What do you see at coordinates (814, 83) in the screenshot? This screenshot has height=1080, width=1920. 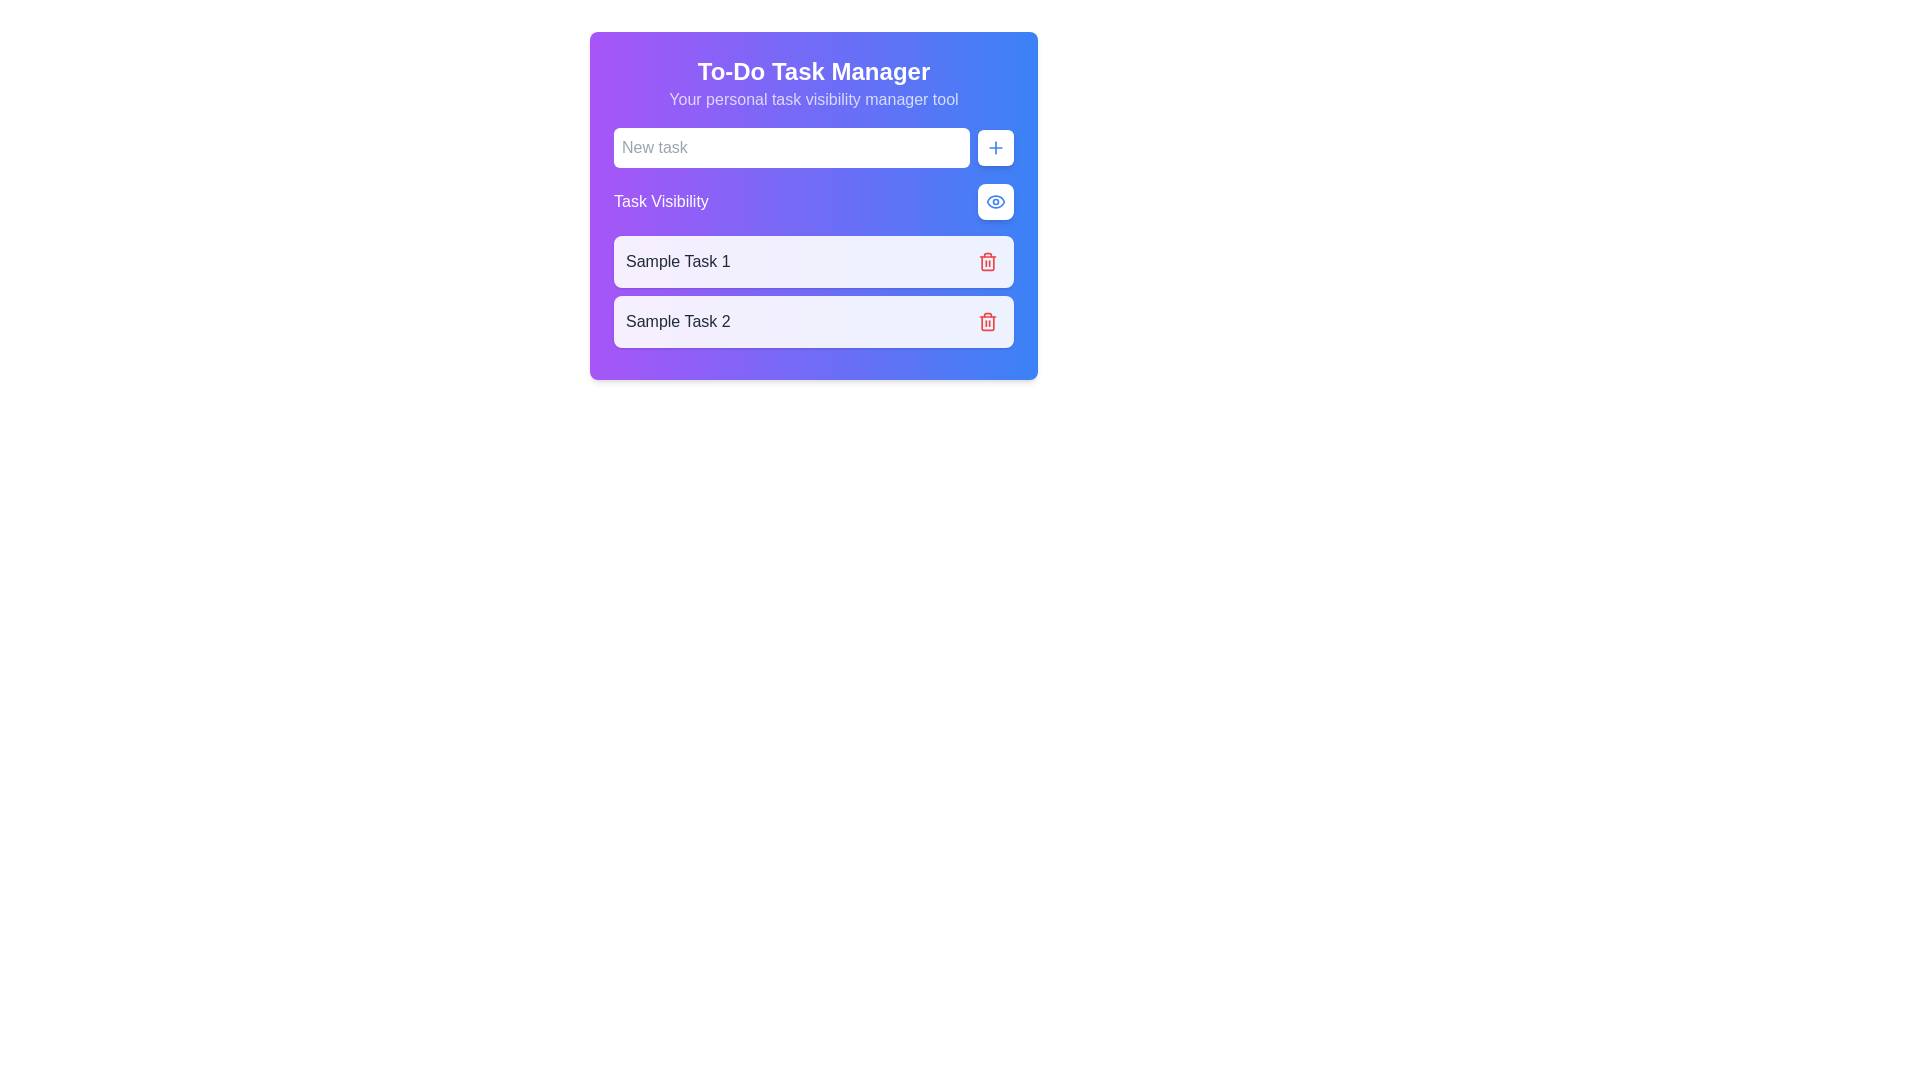 I see `the Header displaying 'To-Do Task Manager' with subtitle 'Your personal task visibility manager tool' at the top of the card interface` at bounding box center [814, 83].